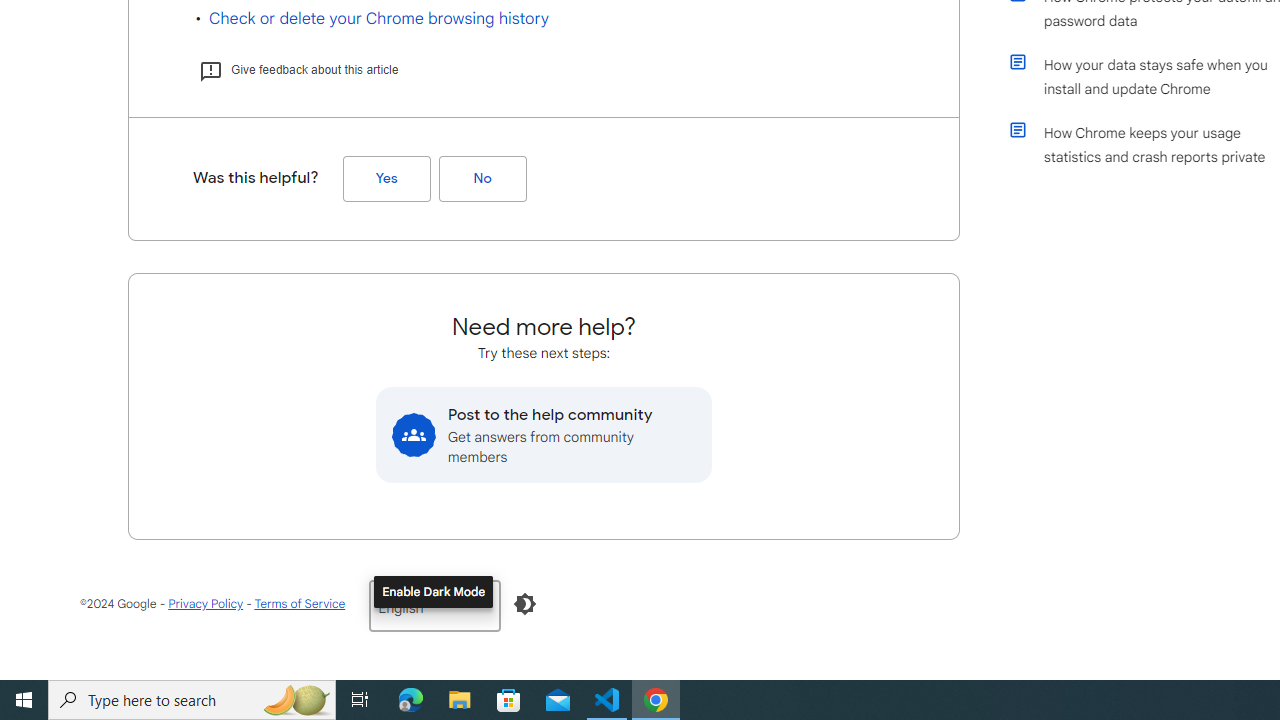  I want to click on 'Yes (Was this helpful?)', so click(386, 178).